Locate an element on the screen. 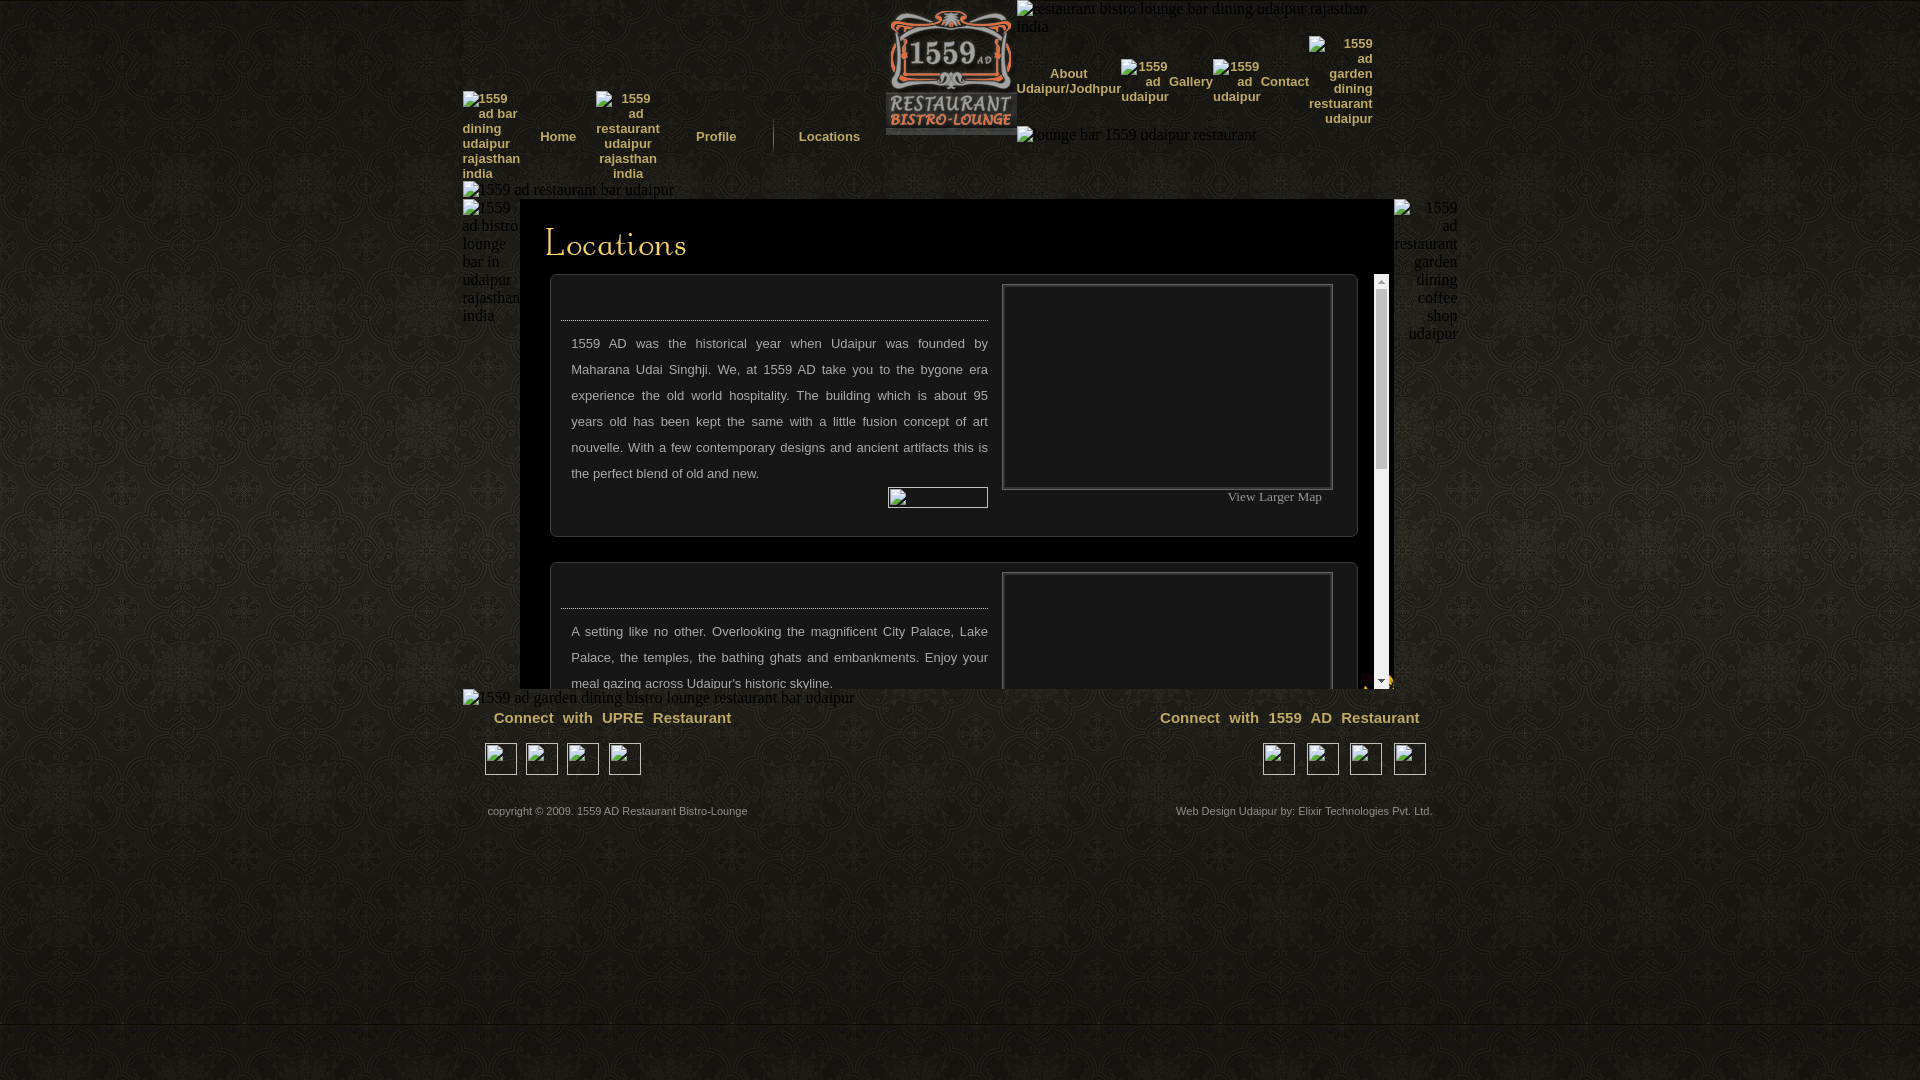  'Elixir Technologies Pvt. Ltd.' is located at coordinates (1297, 810).